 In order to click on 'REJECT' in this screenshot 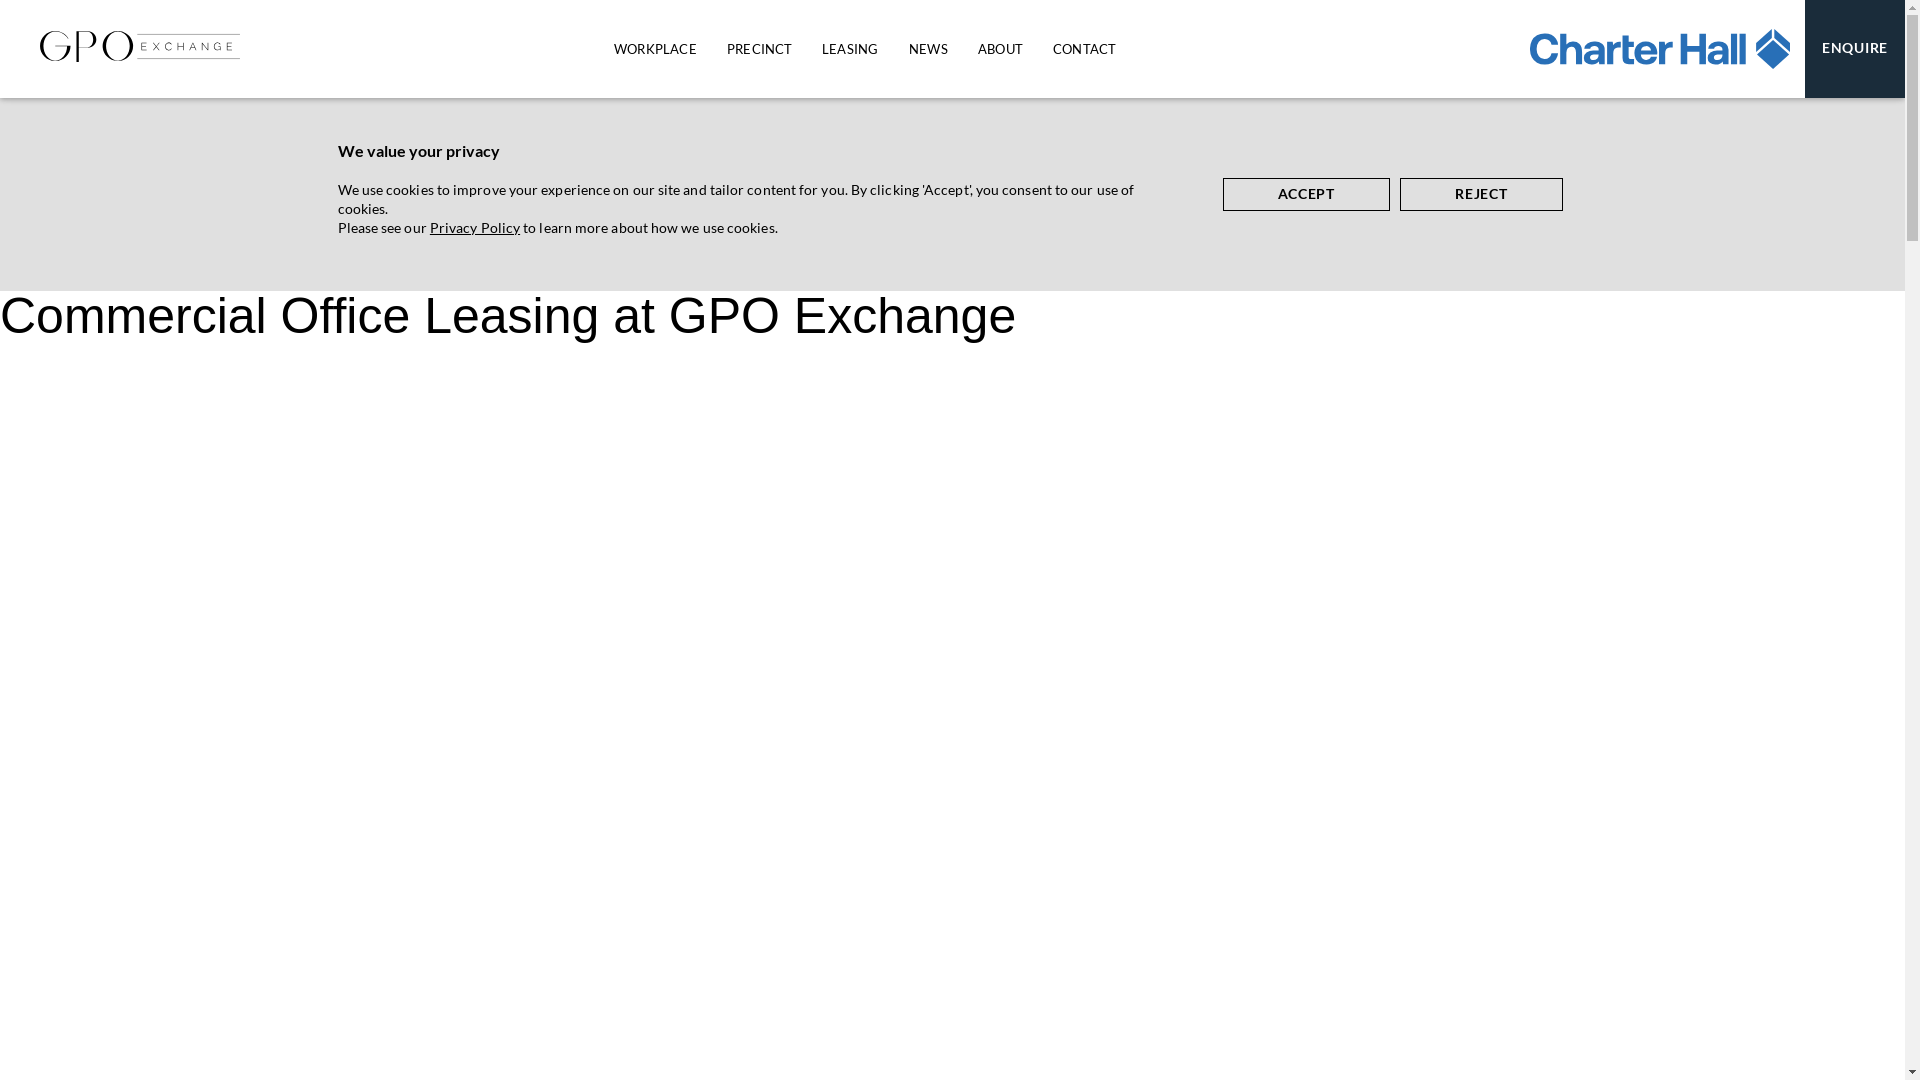, I will do `click(1481, 194)`.